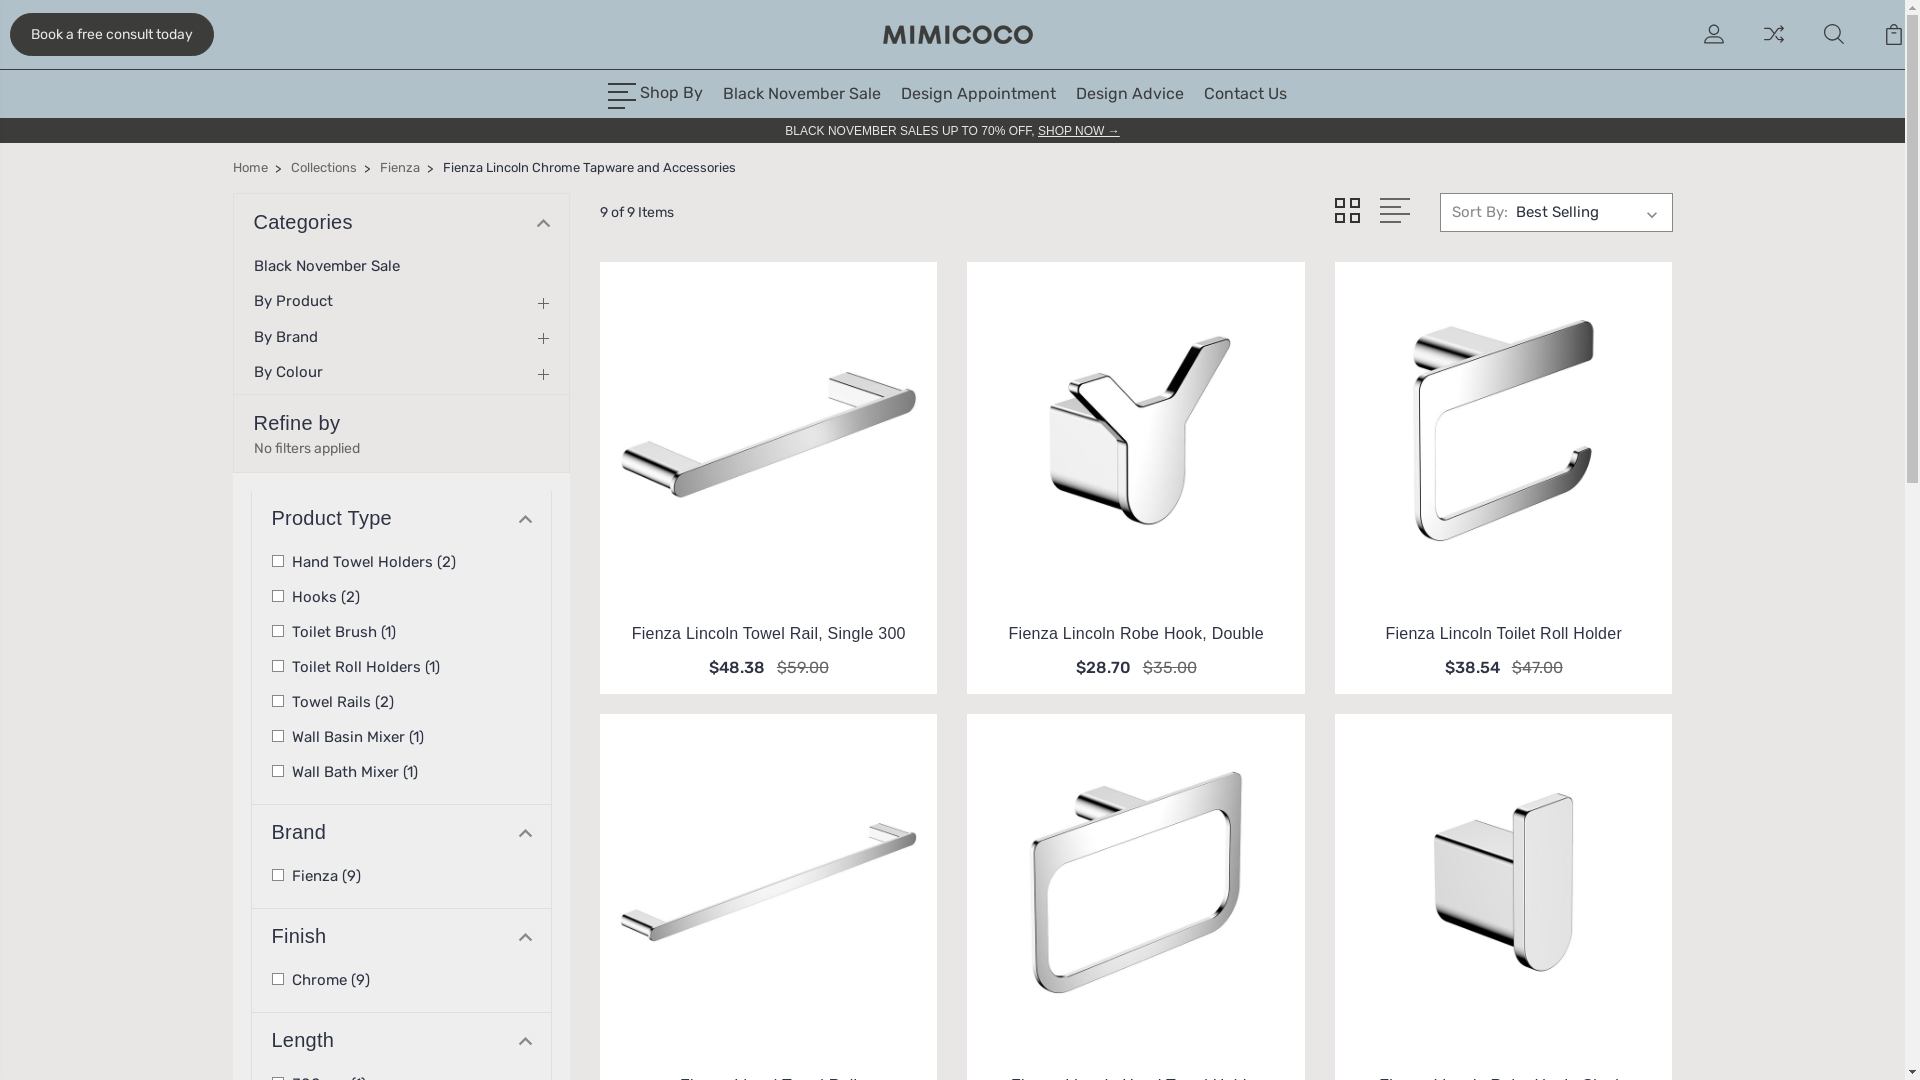 The height and width of the screenshot is (1080, 1920). I want to click on 'Book a free consult today', so click(9, 34).